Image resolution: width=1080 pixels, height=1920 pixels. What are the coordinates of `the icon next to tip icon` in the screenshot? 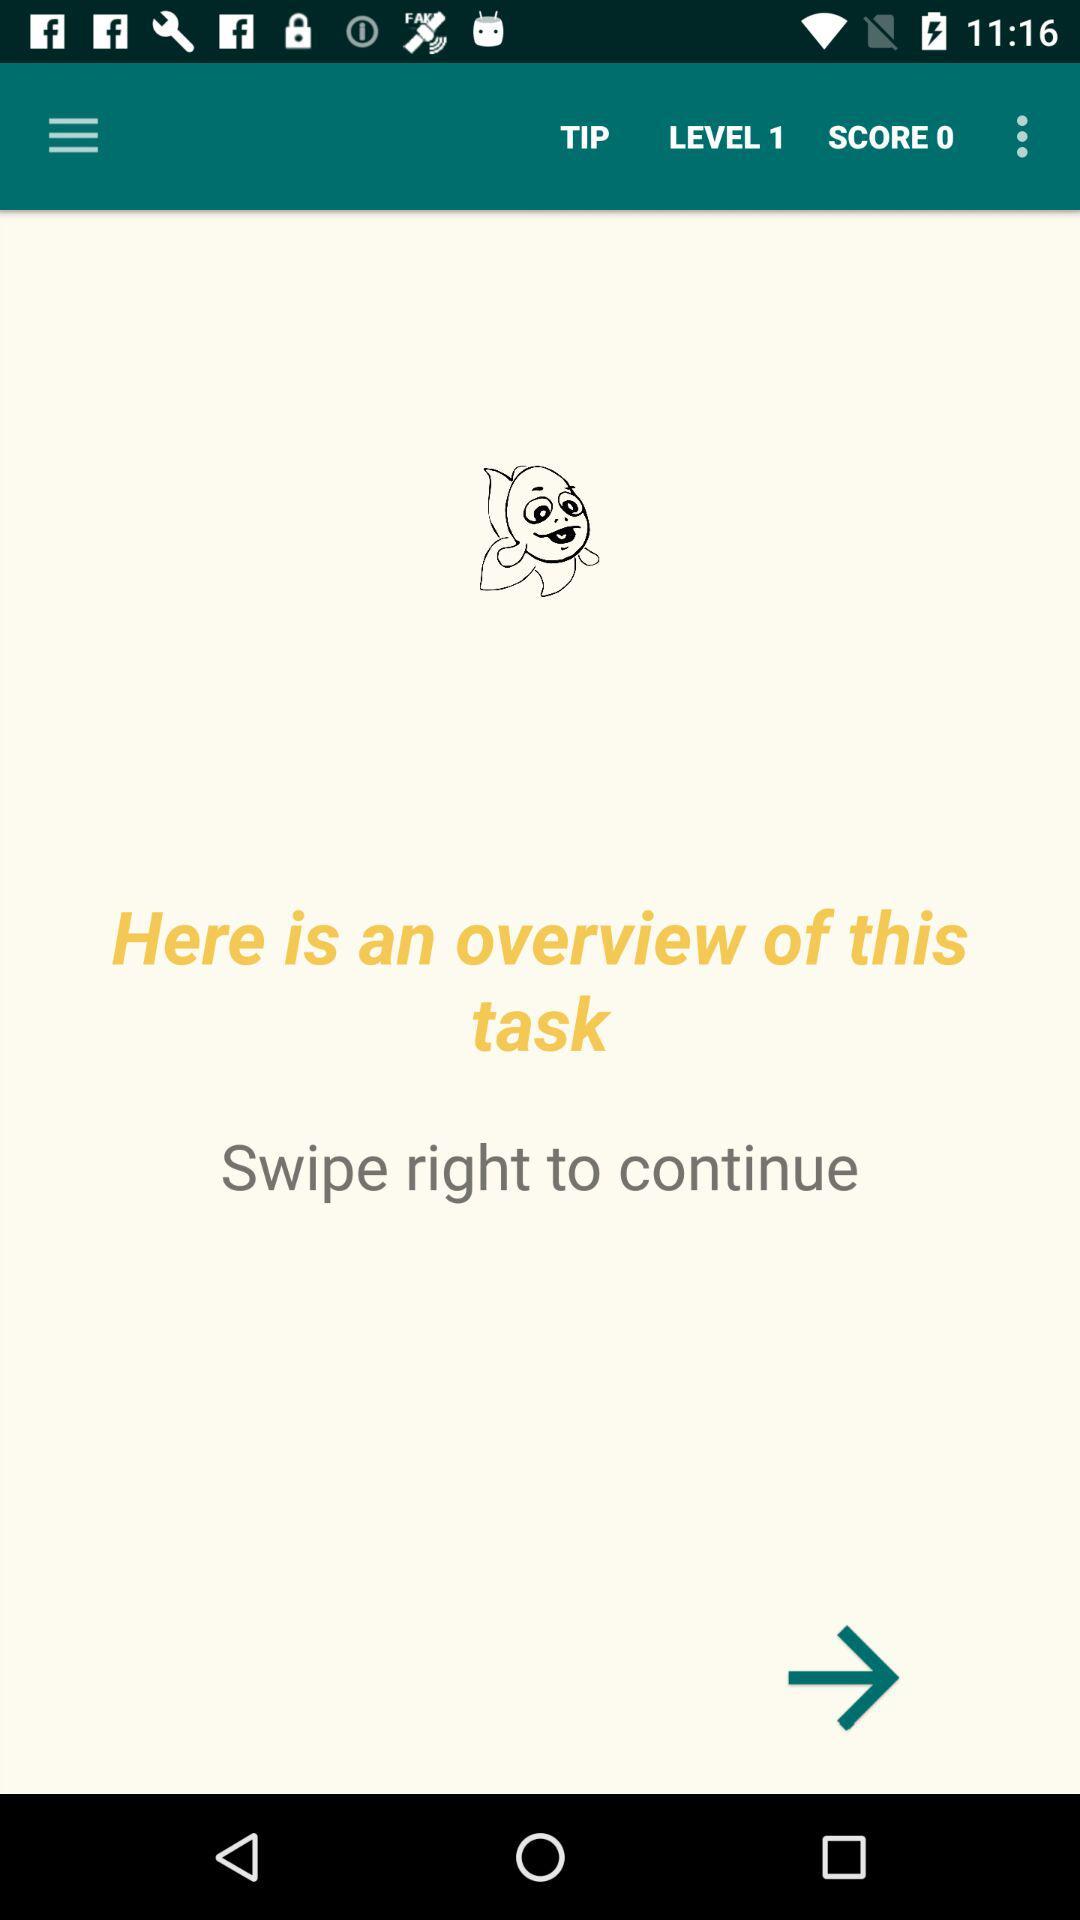 It's located at (727, 135).